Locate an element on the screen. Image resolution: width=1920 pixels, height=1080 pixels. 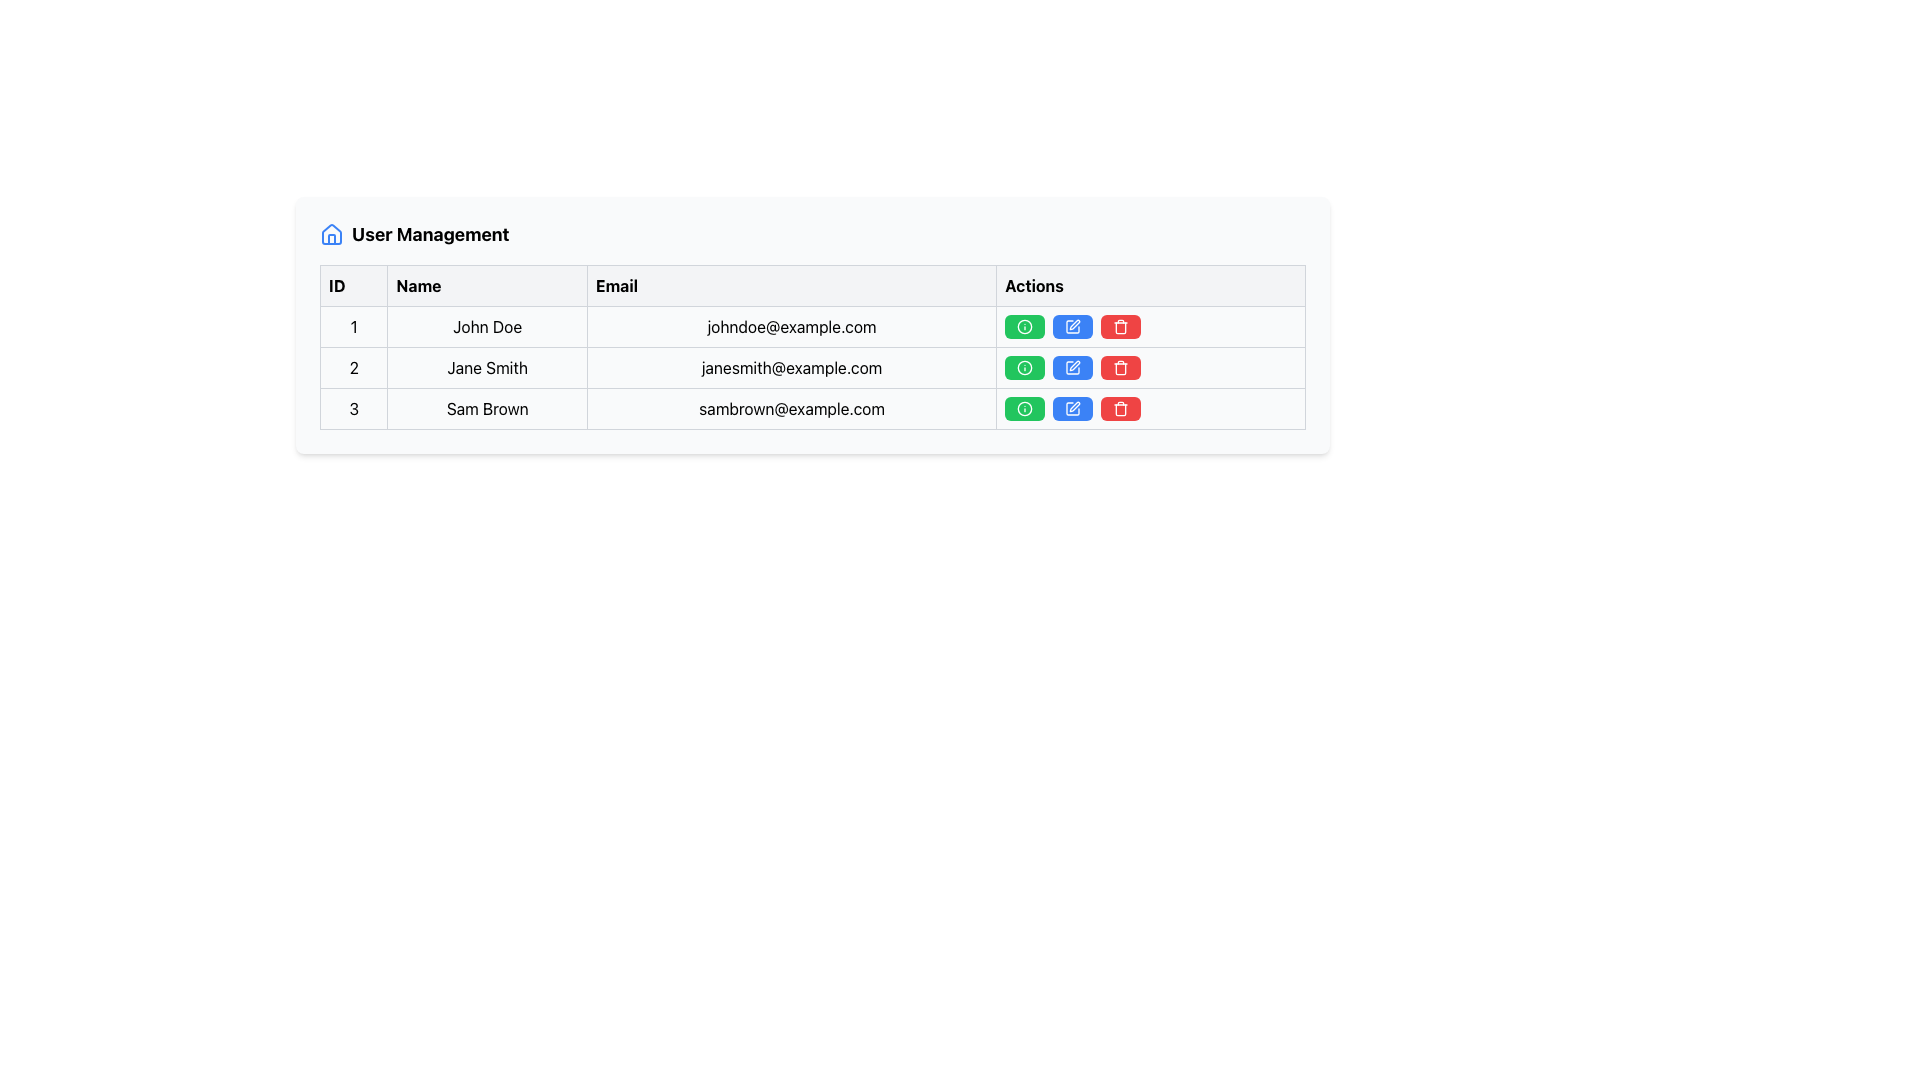
the green circular button with an 'i' symbol located in the 'Actions' column next to the email 'johndoe@example.com' is located at coordinates (1025, 326).